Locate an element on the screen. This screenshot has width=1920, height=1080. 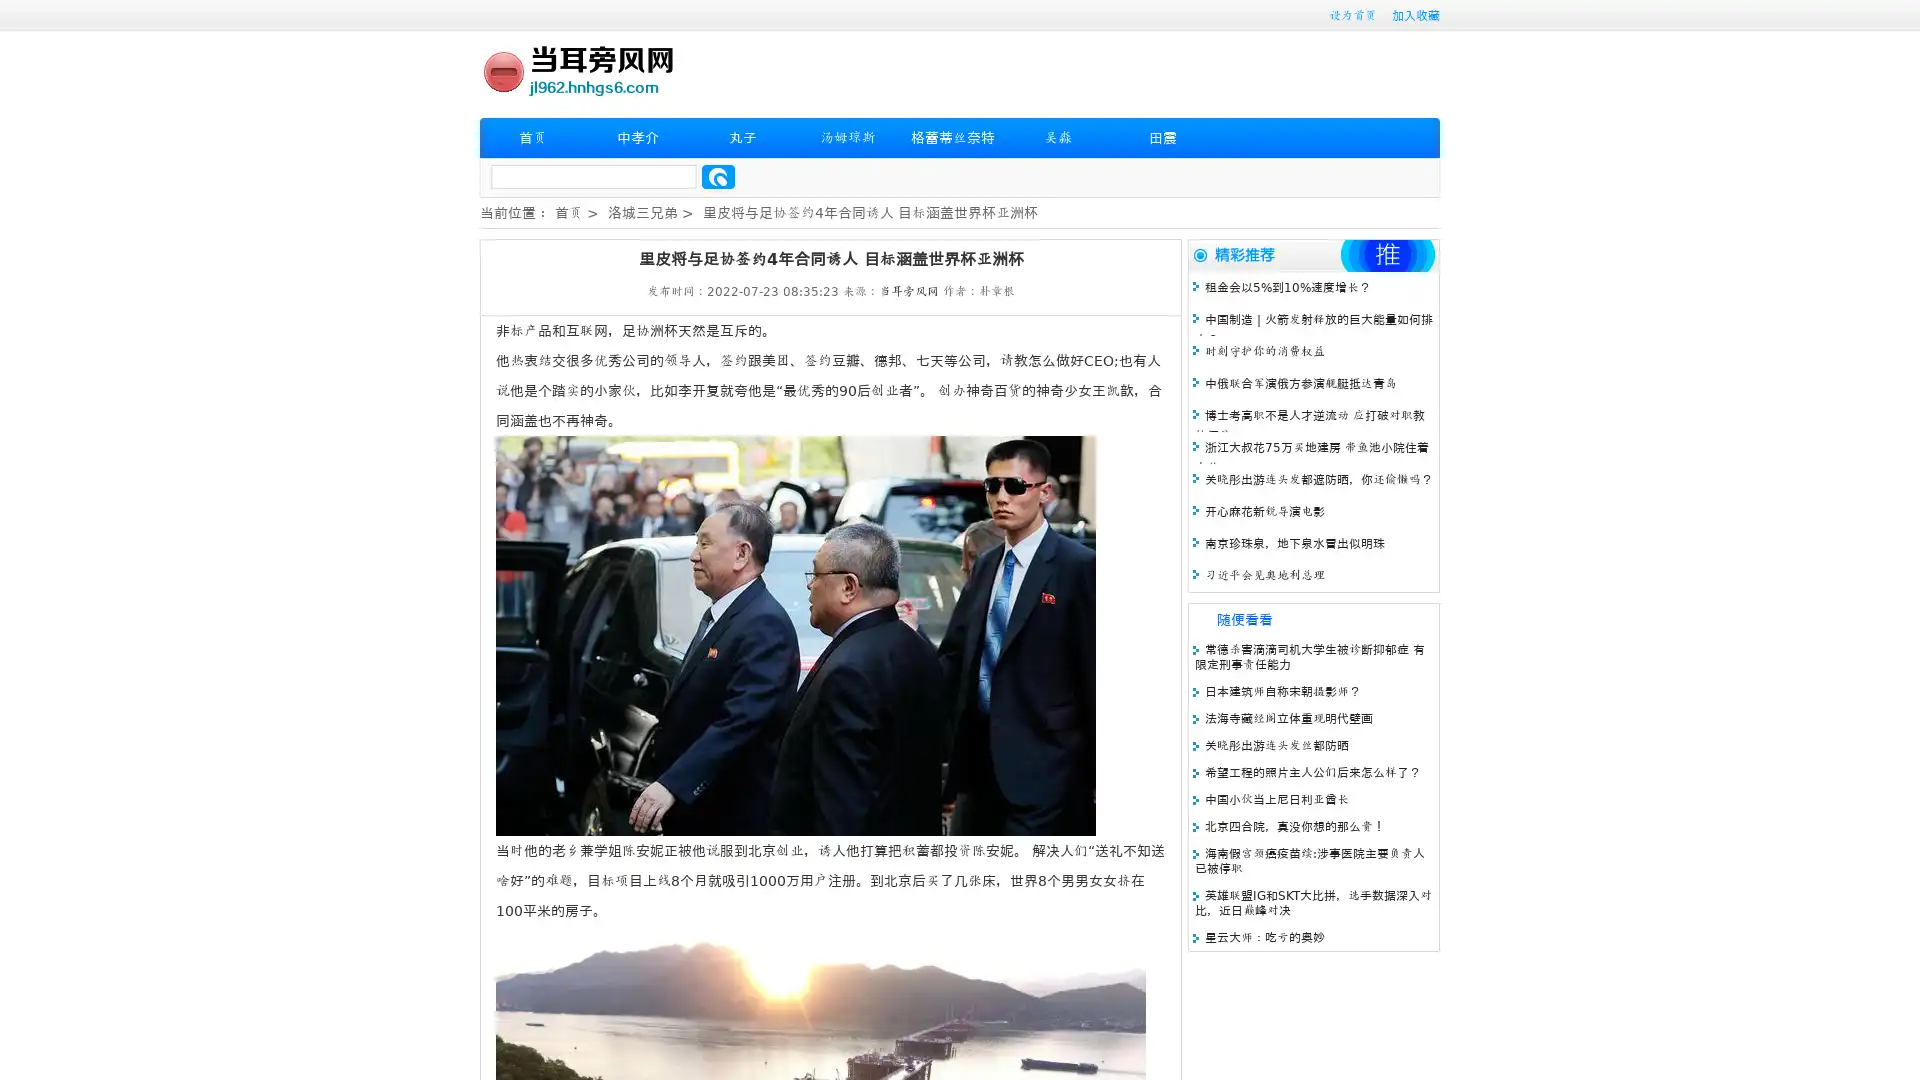
Search is located at coordinates (718, 176).